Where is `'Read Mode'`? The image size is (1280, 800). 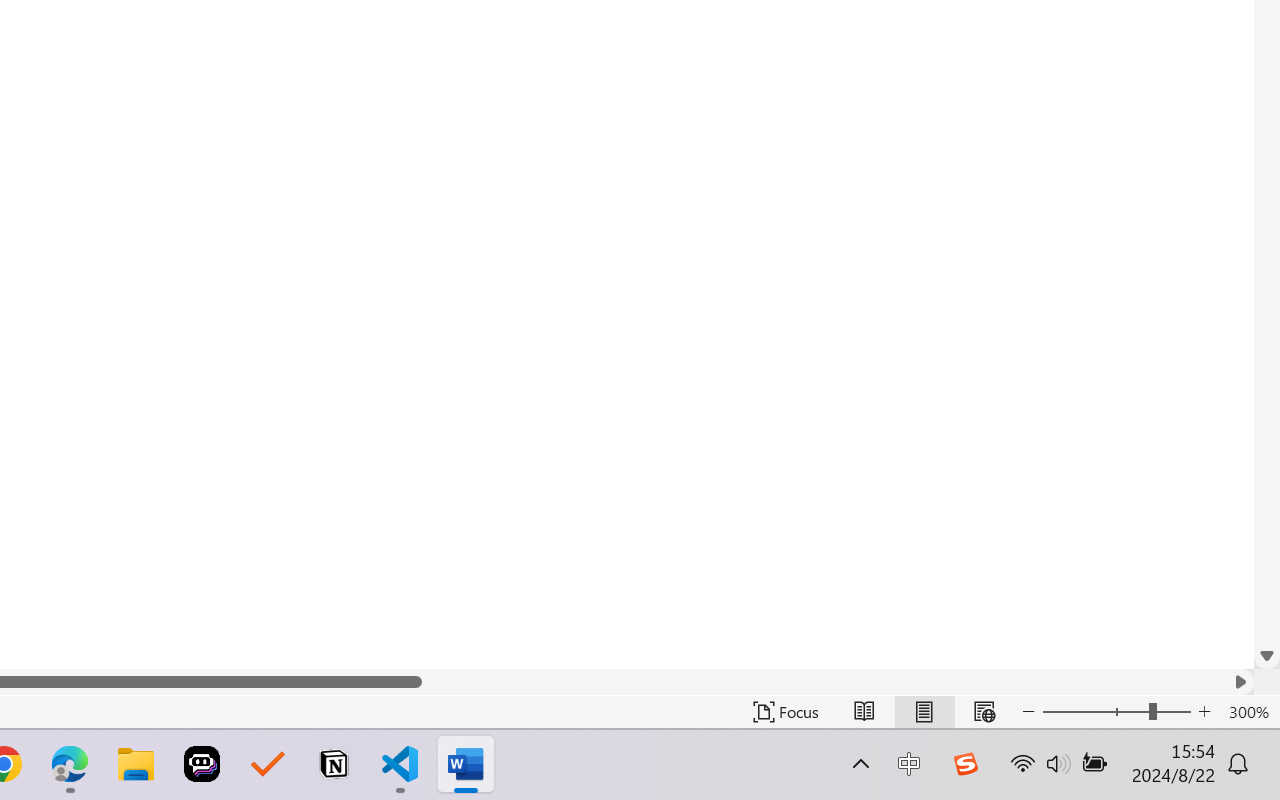
'Read Mode' is located at coordinates (864, 711).